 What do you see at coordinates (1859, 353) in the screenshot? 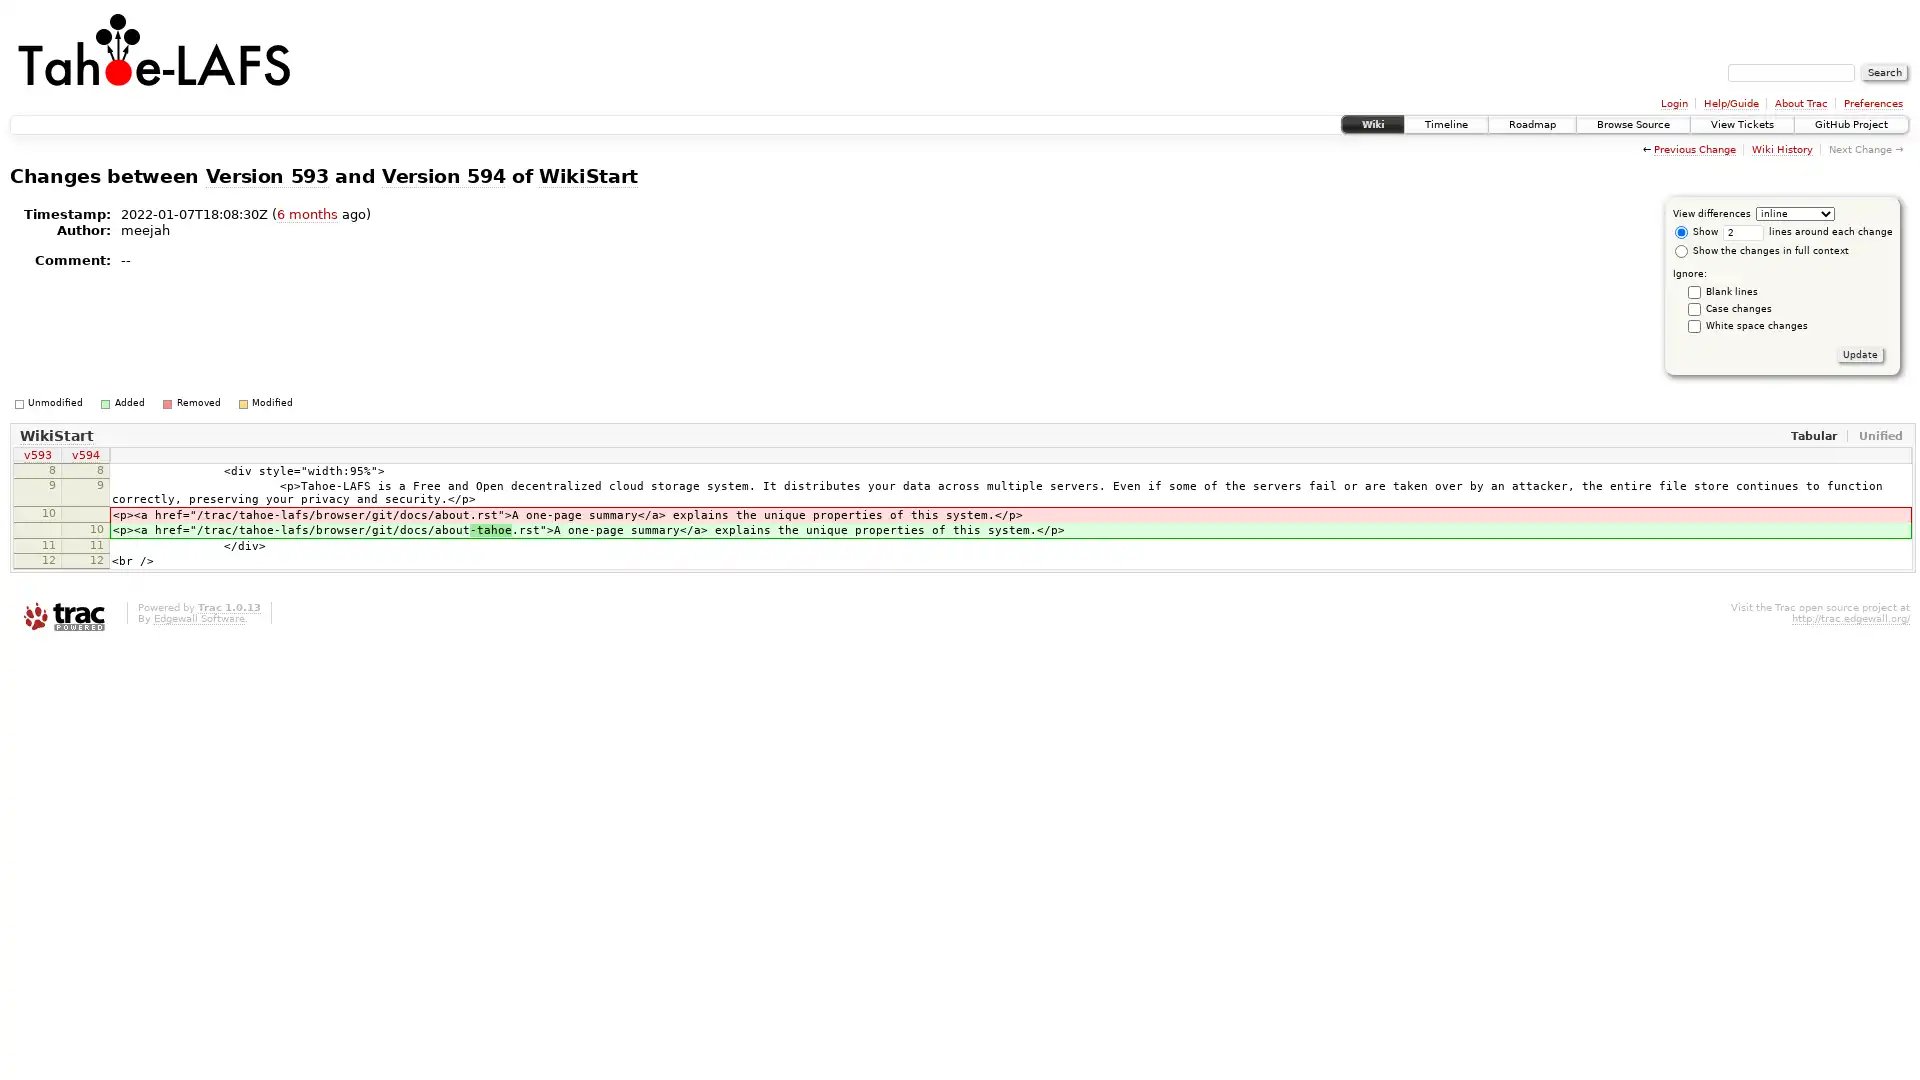
I see `Update` at bounding box center [1859, 353].